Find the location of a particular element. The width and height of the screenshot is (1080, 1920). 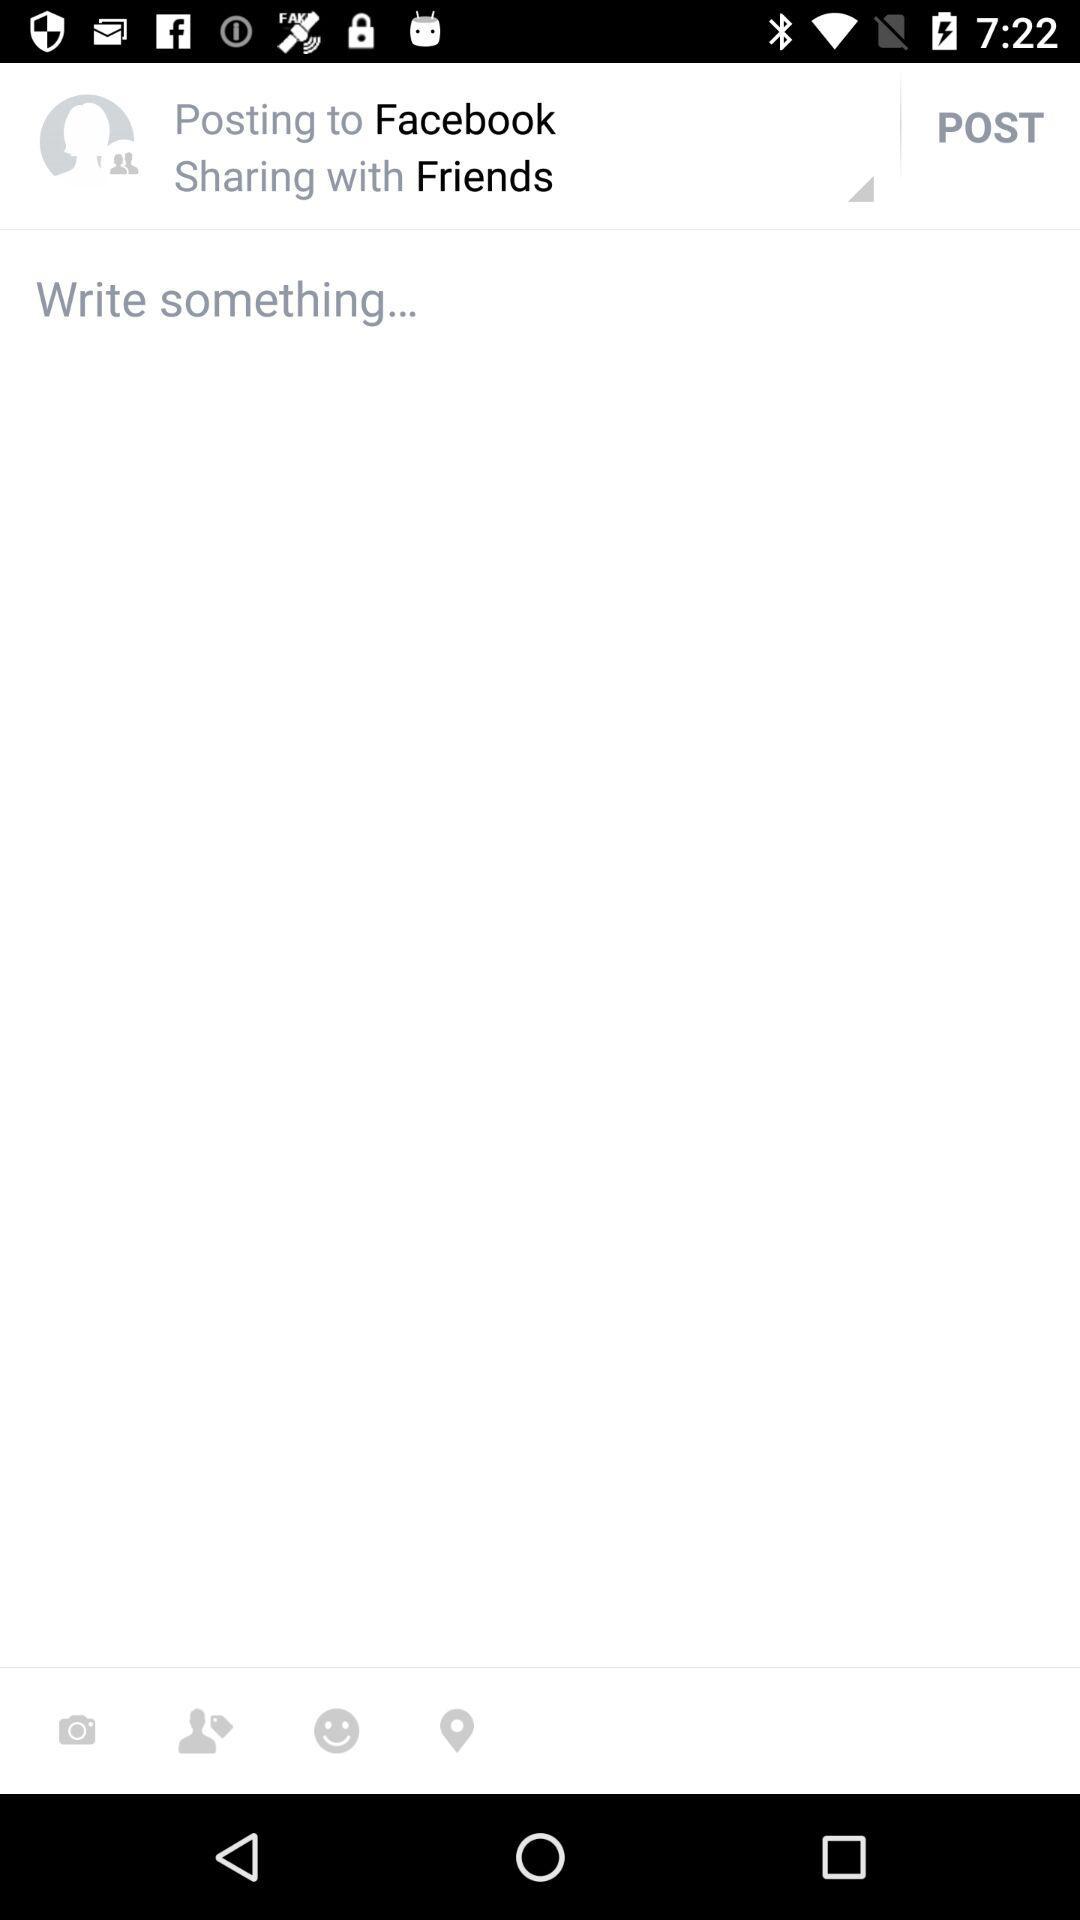

the photo icon is located at coordinates (76, 1730).